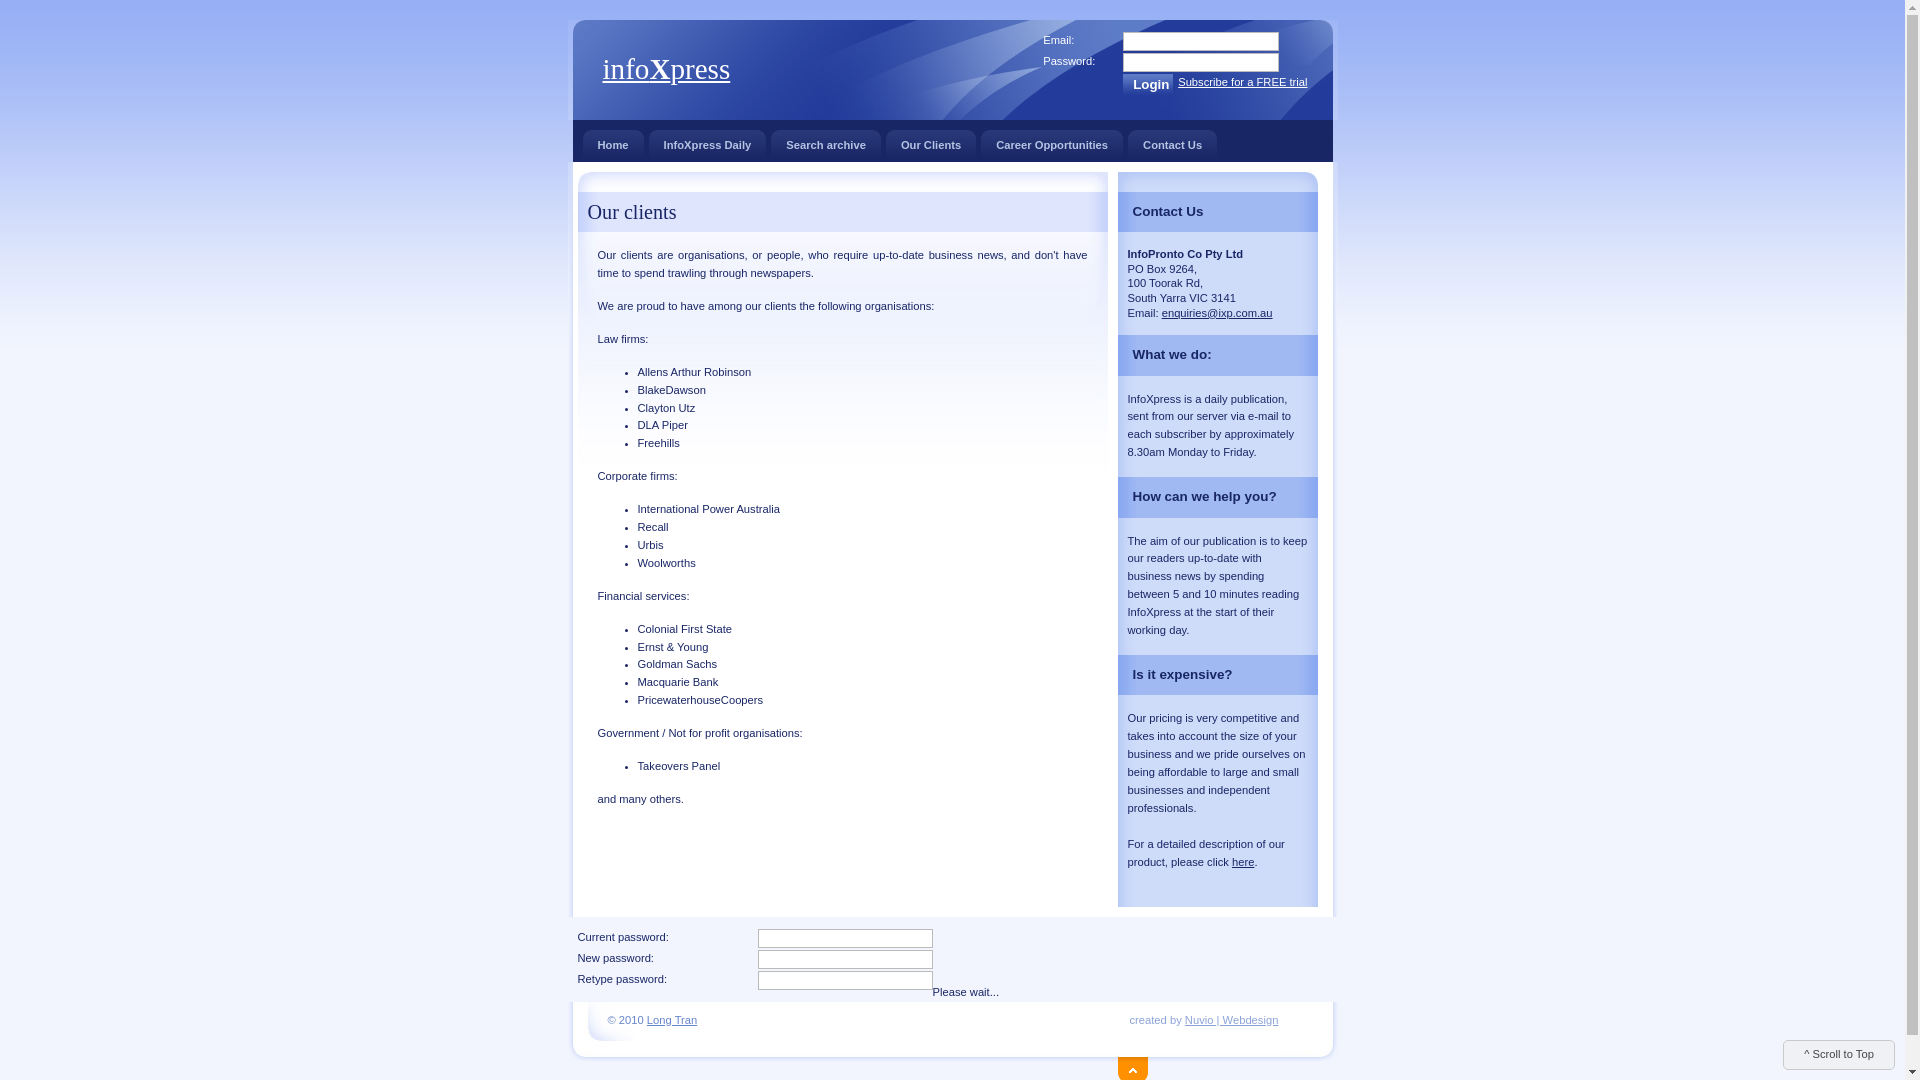  Describe the element at coordinates (1147, 83) in the screenshot. I see `'Login'` at that location.